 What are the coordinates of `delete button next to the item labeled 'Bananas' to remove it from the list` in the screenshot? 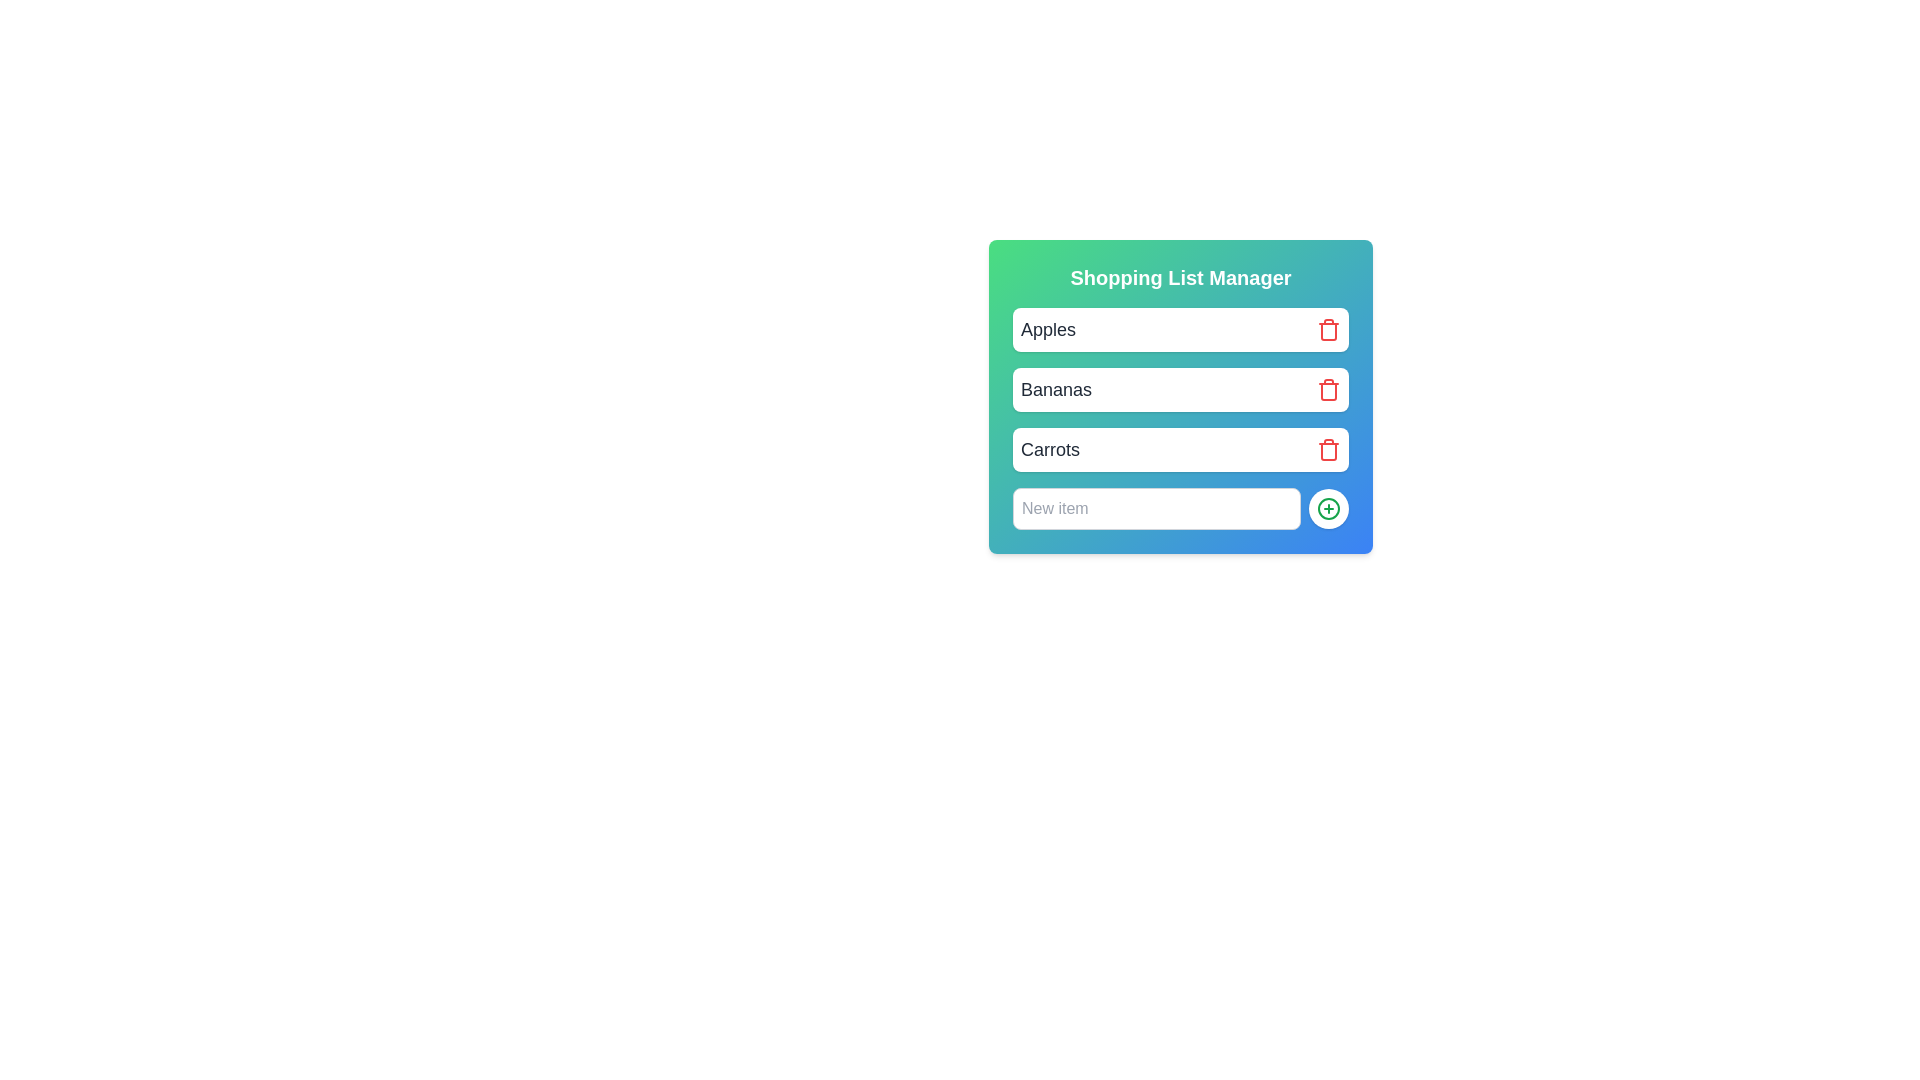 It's located at (1329, 389).